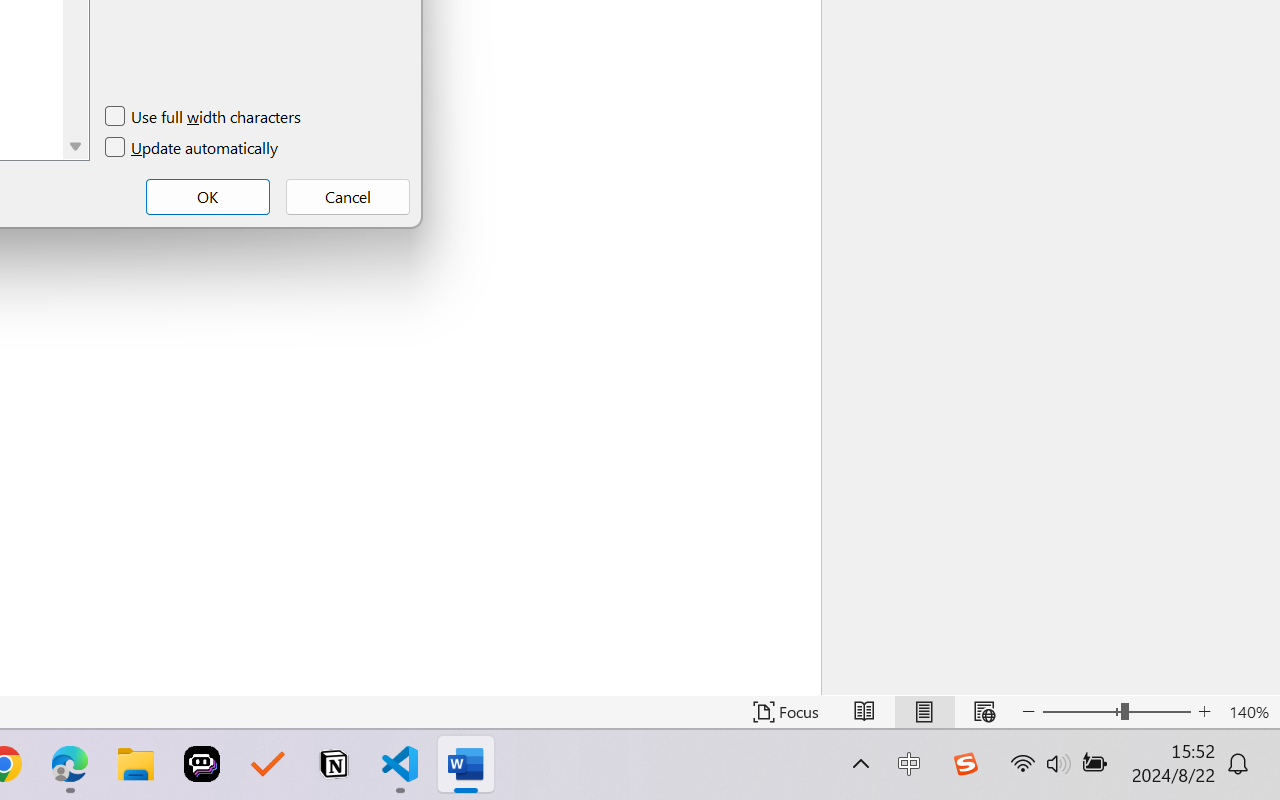 The height and width of the screenshot is (800, 1280). Describe the element at coordinates (984, 711) in the screenshot. I see `'Web Layout'` at that location.